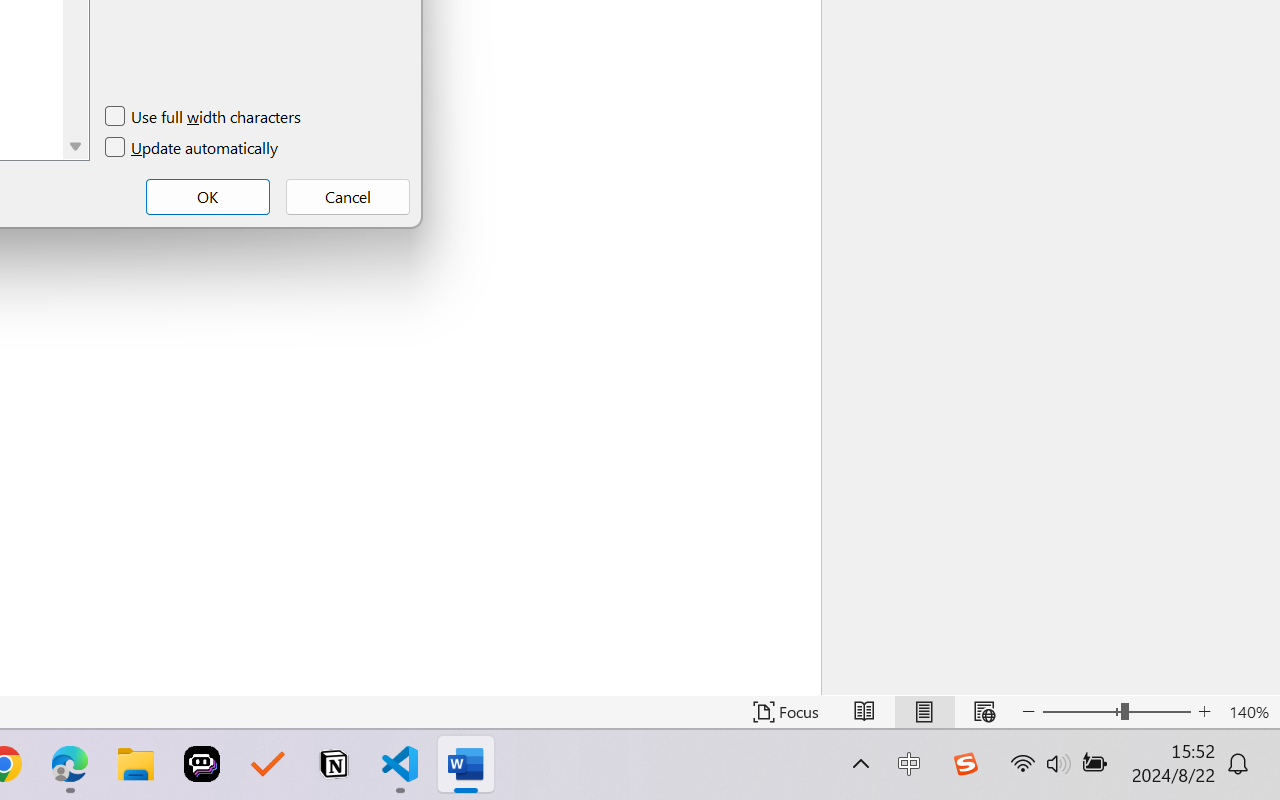 The height and width of the screenshot is (800, 1280). Describe the element at coordinates (984, 711) in the screenshot. I see `'Web Layout'` at that location.